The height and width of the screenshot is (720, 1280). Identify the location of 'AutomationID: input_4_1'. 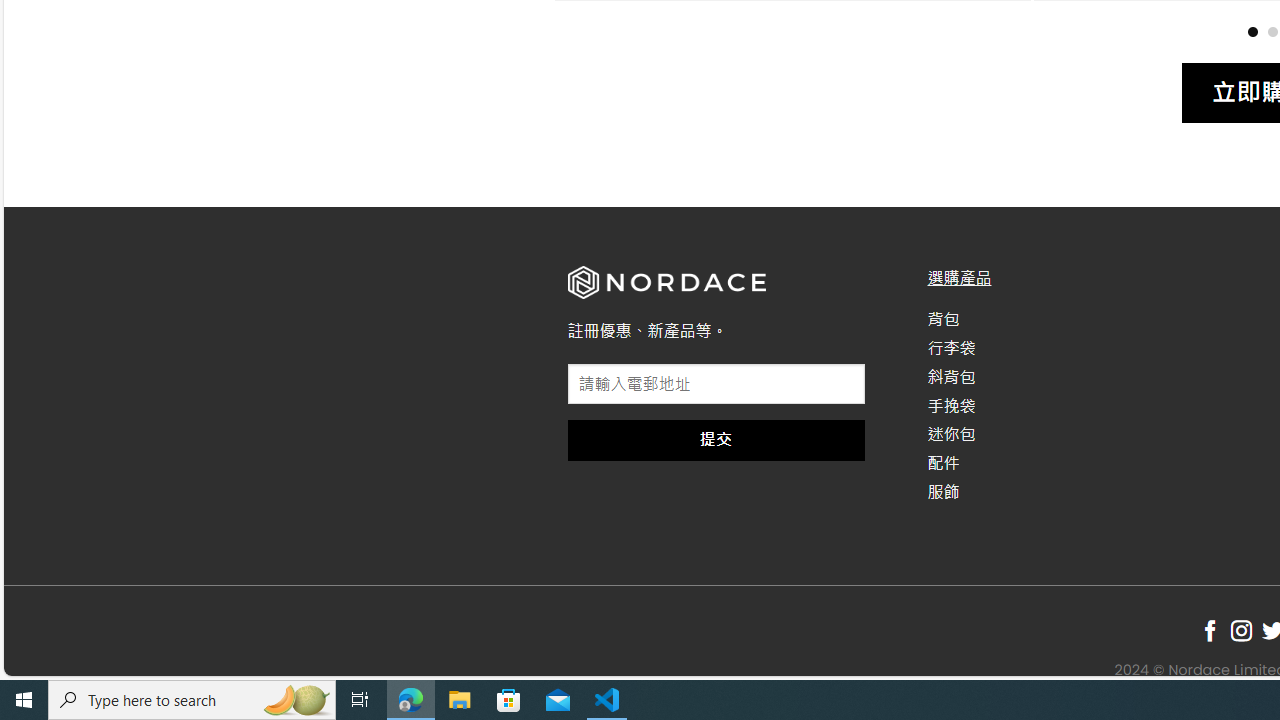
(716, 384).